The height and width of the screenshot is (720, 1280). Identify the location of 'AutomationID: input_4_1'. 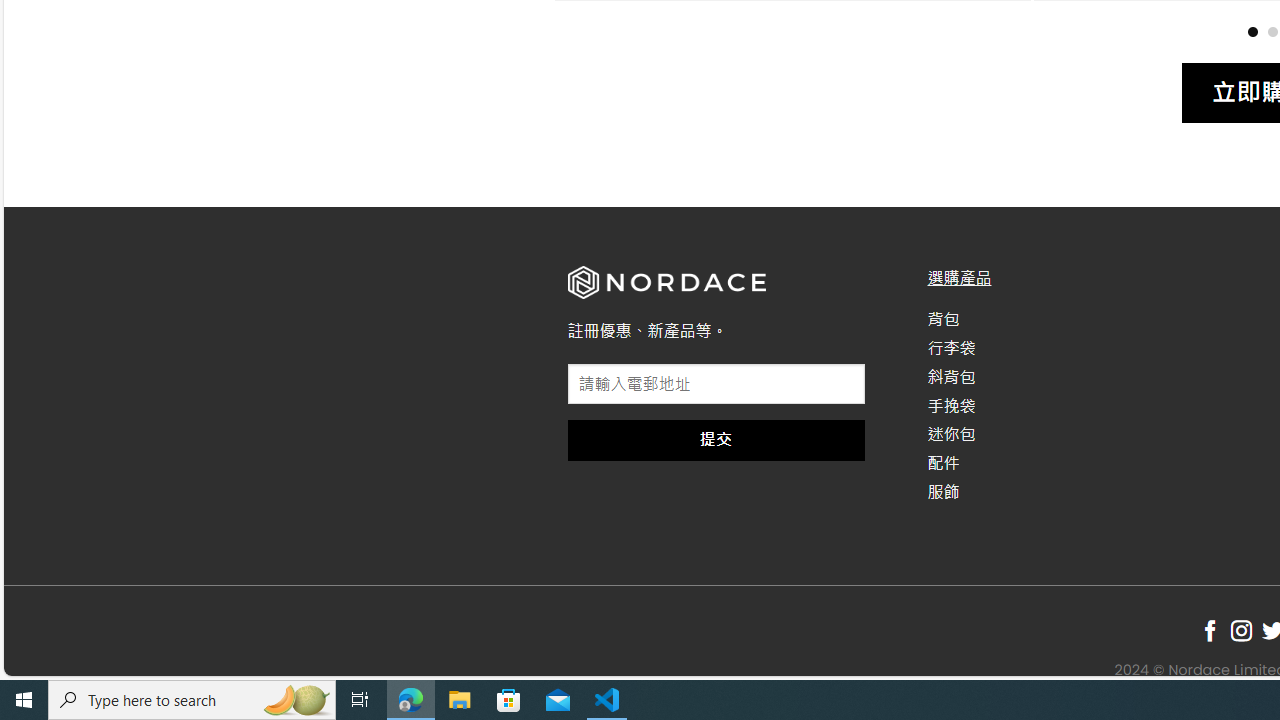
(716, 384).